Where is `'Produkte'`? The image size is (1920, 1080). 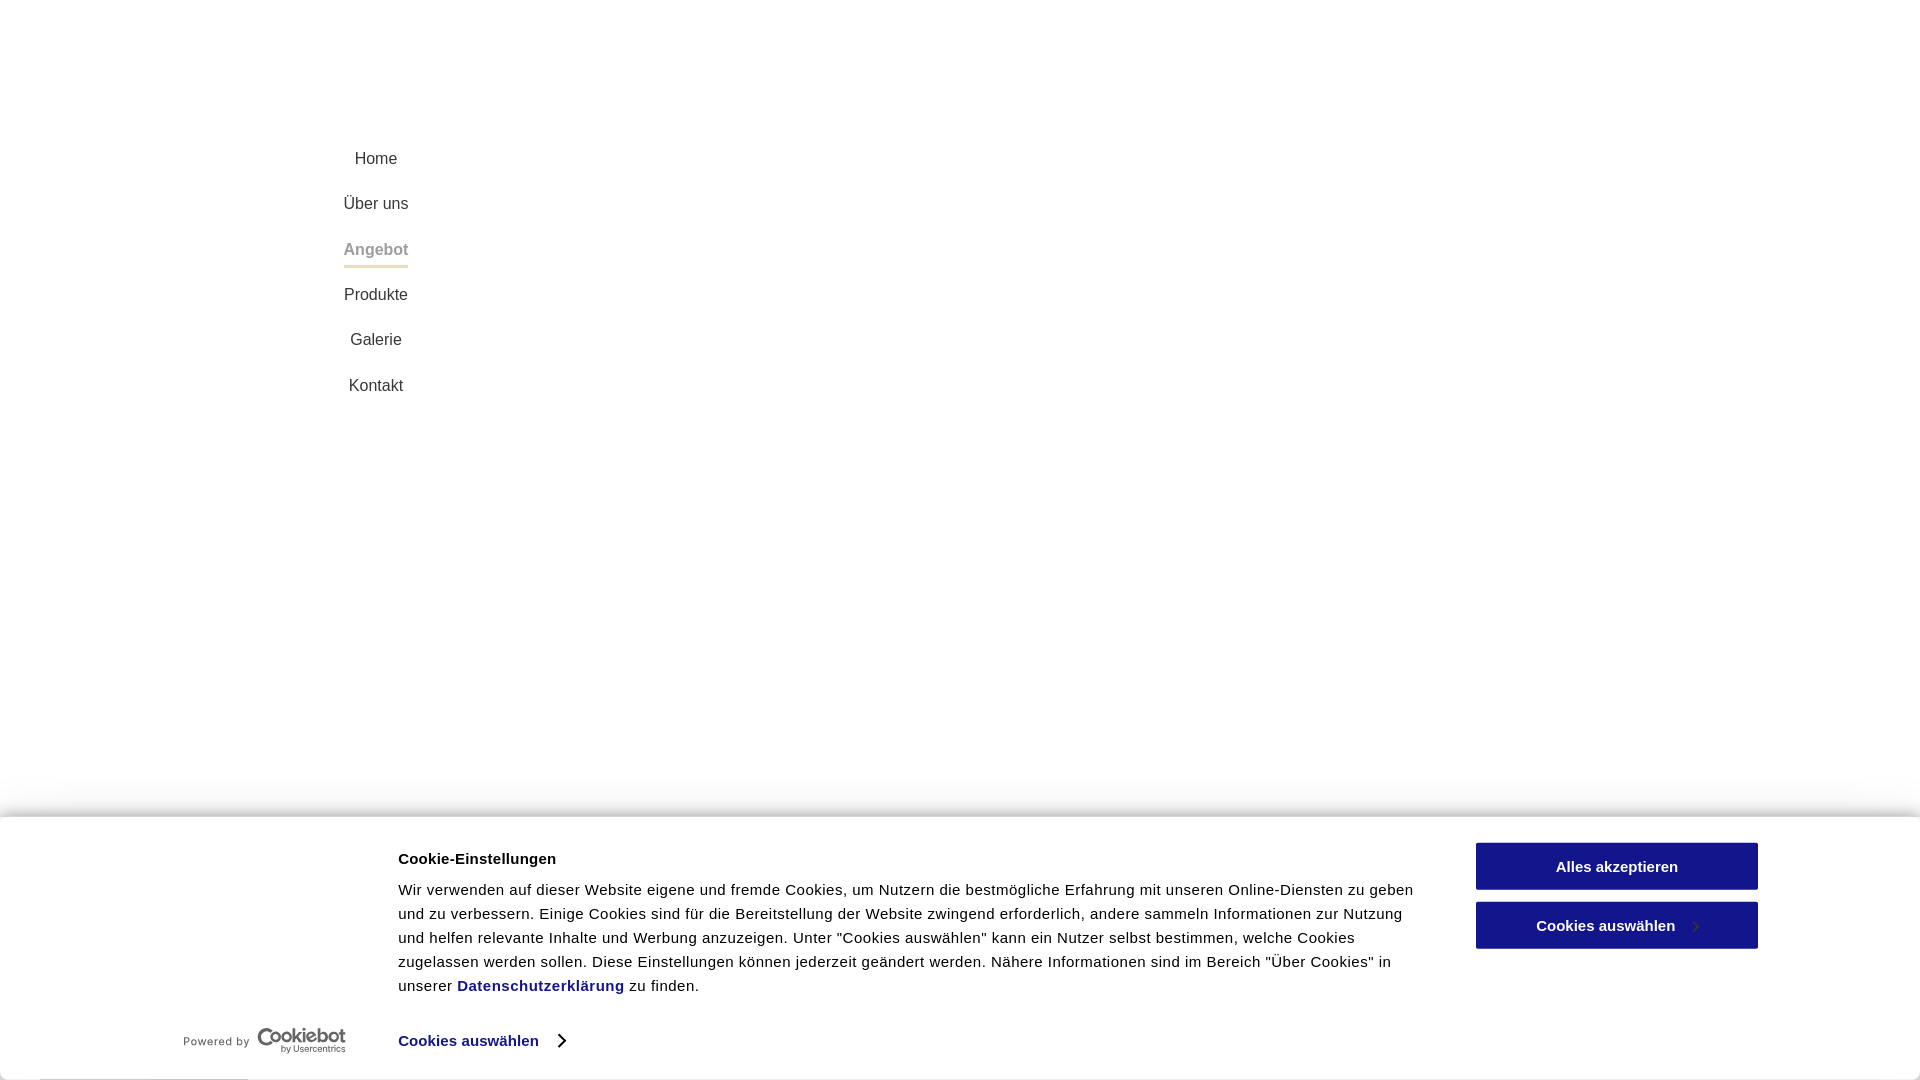 'Produkte' is located at coordinates (997, 956).